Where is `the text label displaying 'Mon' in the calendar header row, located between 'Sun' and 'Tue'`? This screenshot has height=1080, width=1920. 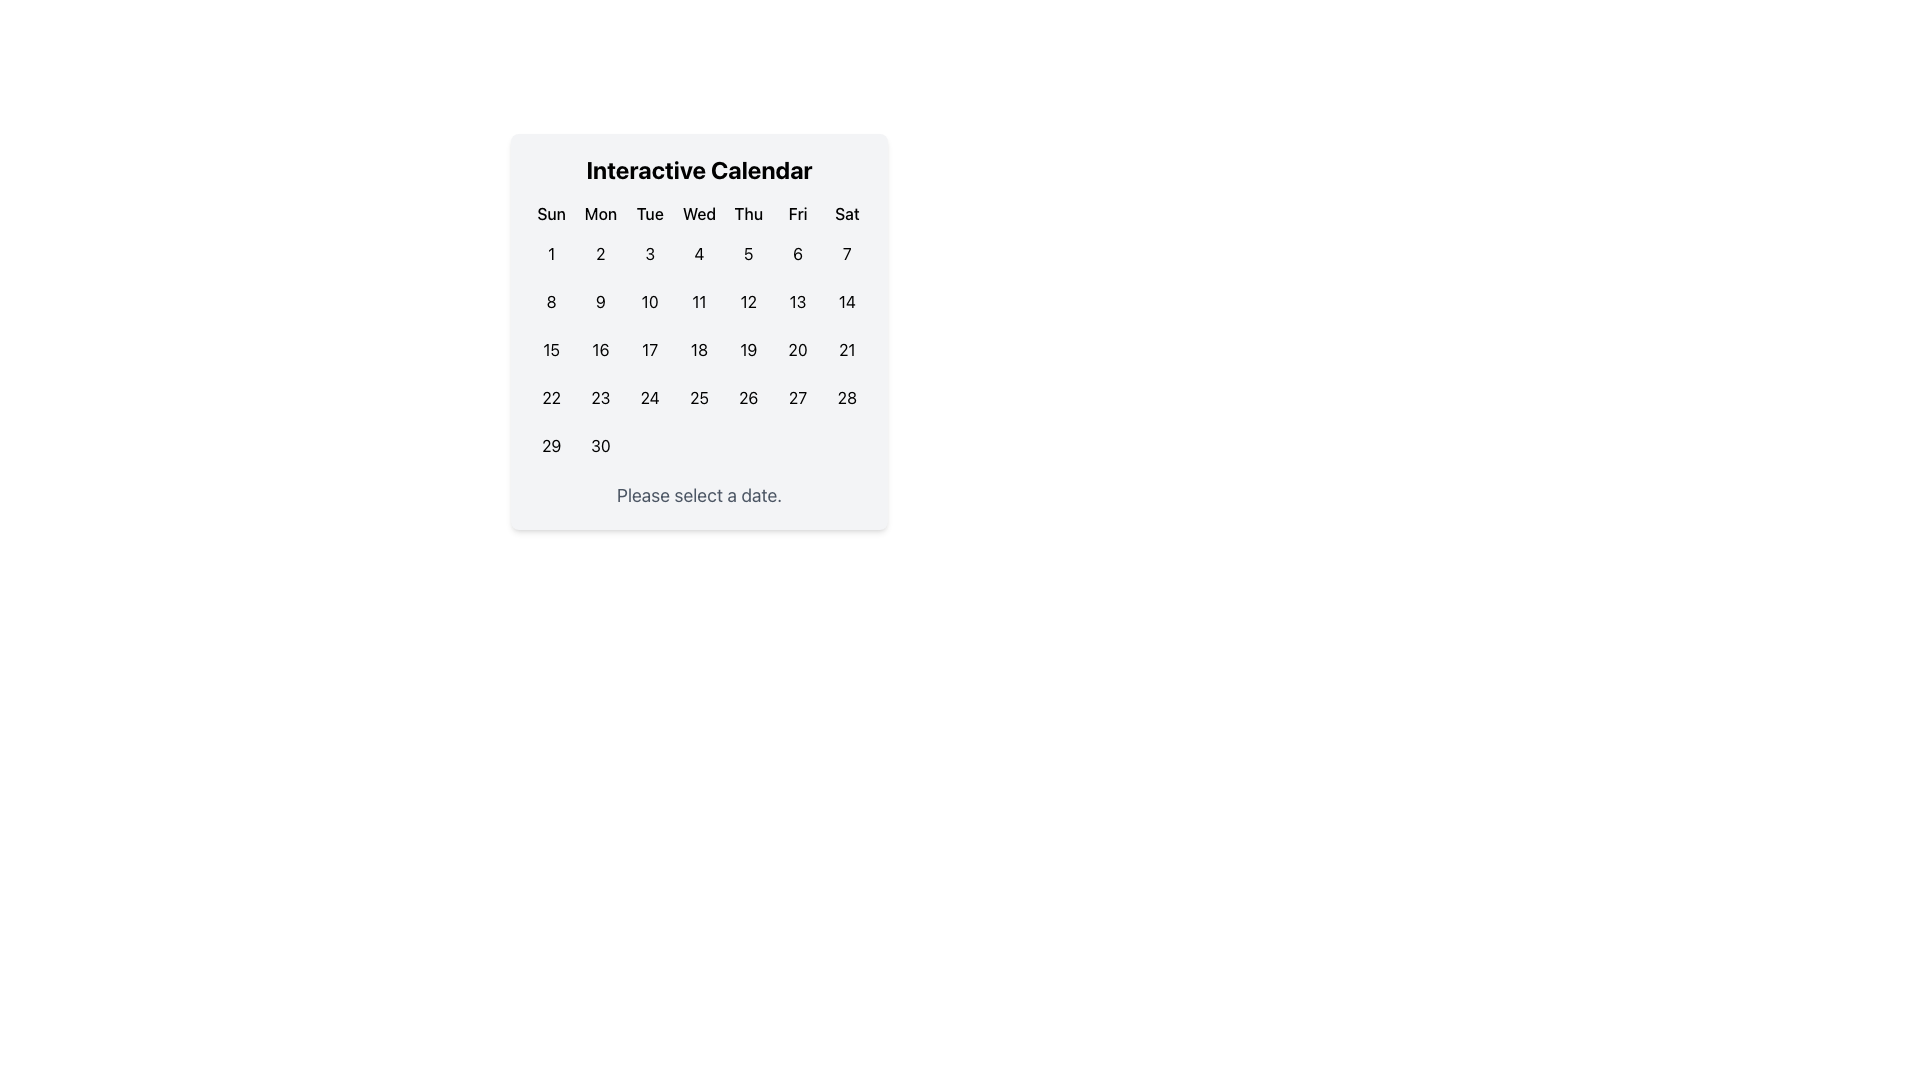 the text label displaying 'Mon' in the calendar header row, located between 'Sun' and 'Tue' is located at coordinates (599, 213).